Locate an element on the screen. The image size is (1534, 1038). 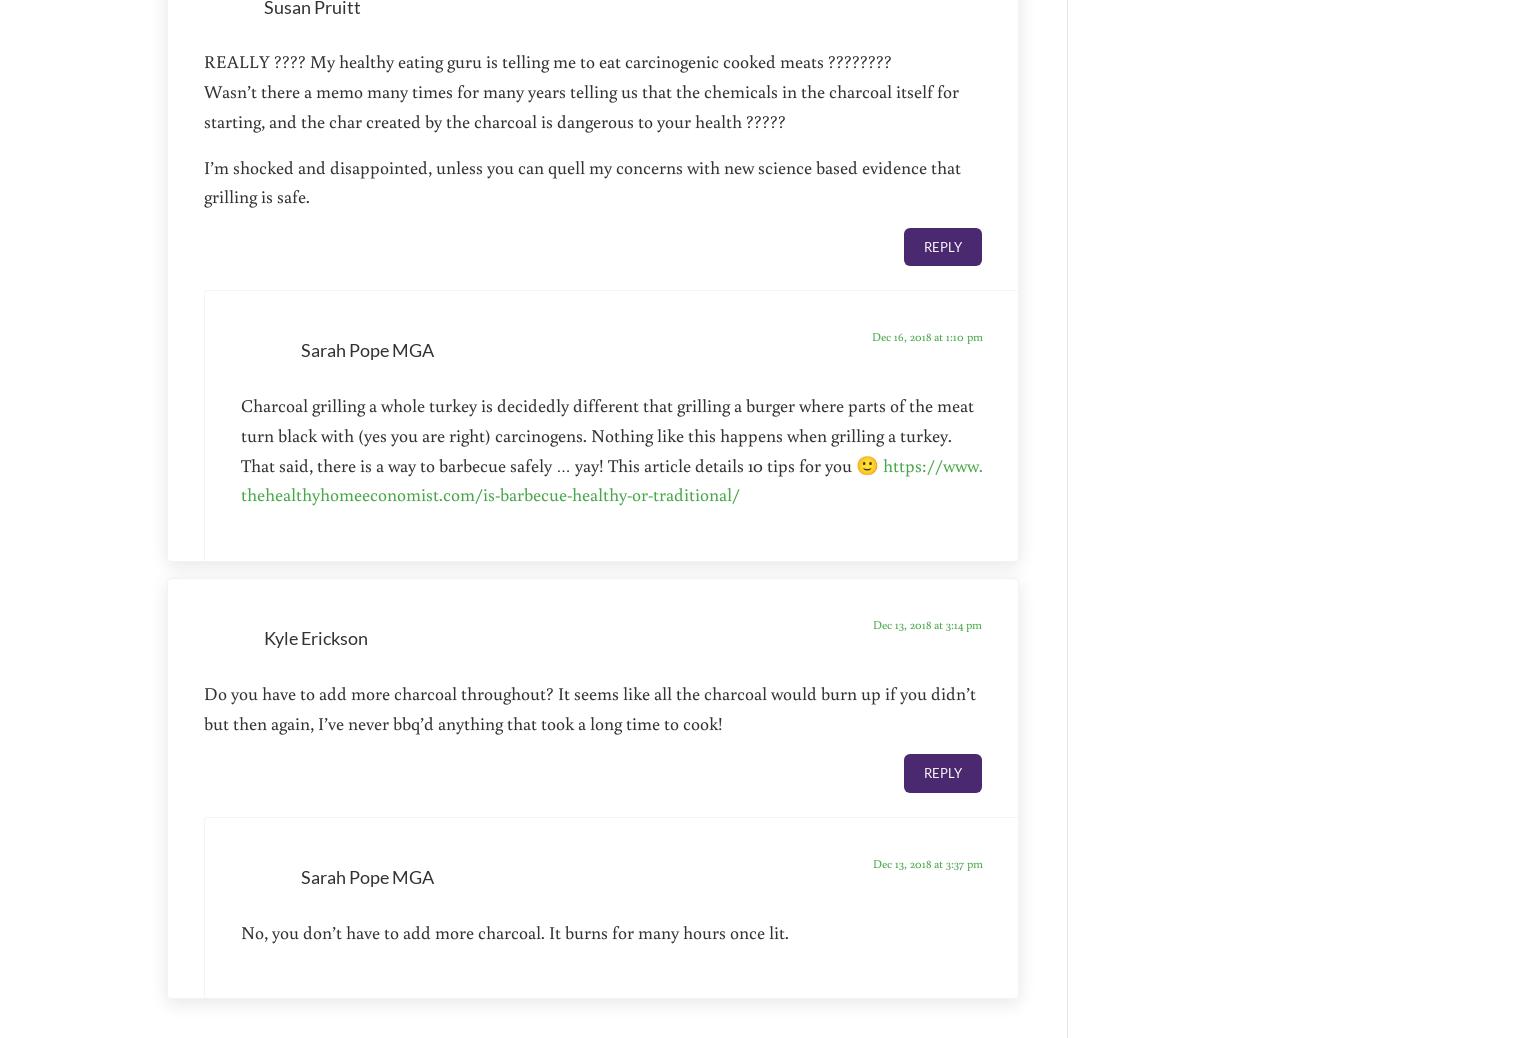
'Charcoal grilling a whole turkey is decidedly different that grilling a burger where parts of the meat turn black with (yes you are right) carcinogens. Nothing like this happens when grilling a turkey. That said, there is a way to barbecue safely … yay! This article details 10 tips for you 🙂' is located at coordinates (607, 434).